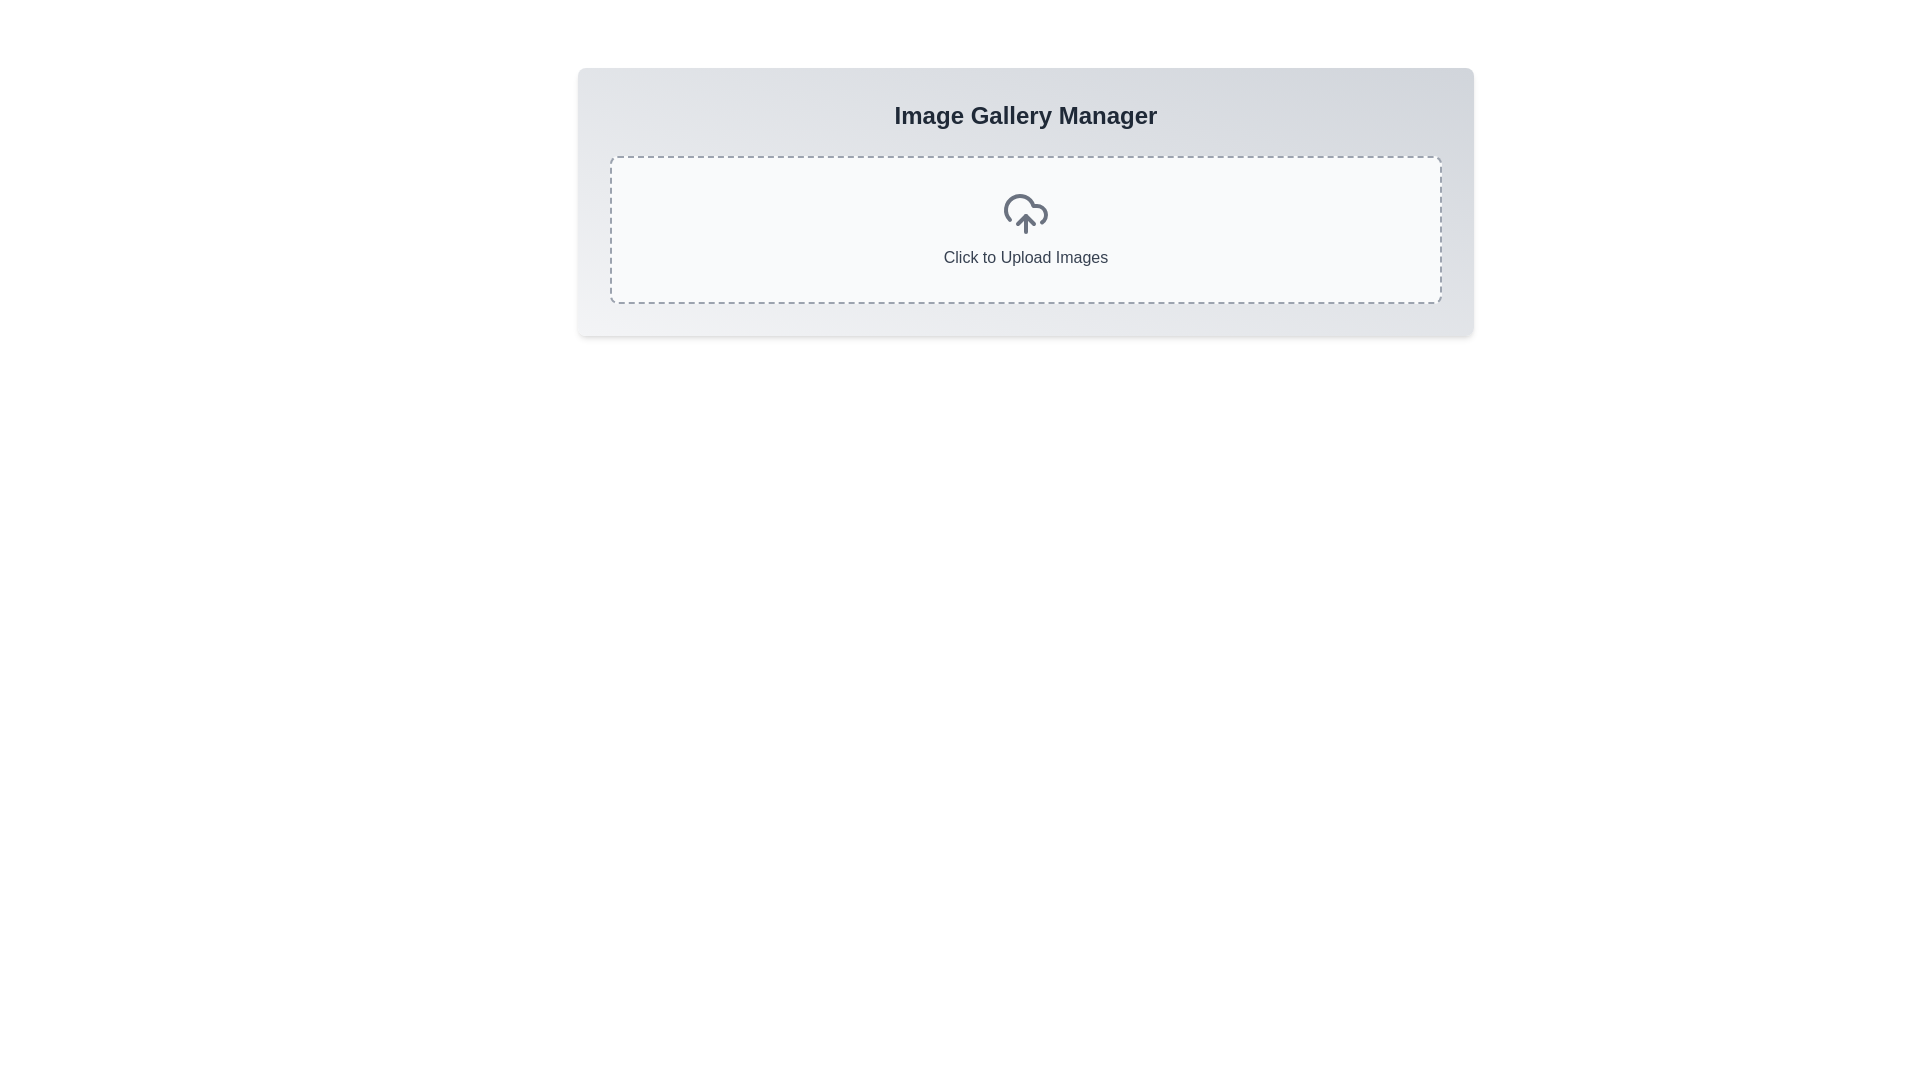  Describe the element at coordinates (1026, 213) in the screenshot. I see `the upload icon, which is located in the center of a bordered, dashed box labeled 'Click to Upload Images'` at that location.